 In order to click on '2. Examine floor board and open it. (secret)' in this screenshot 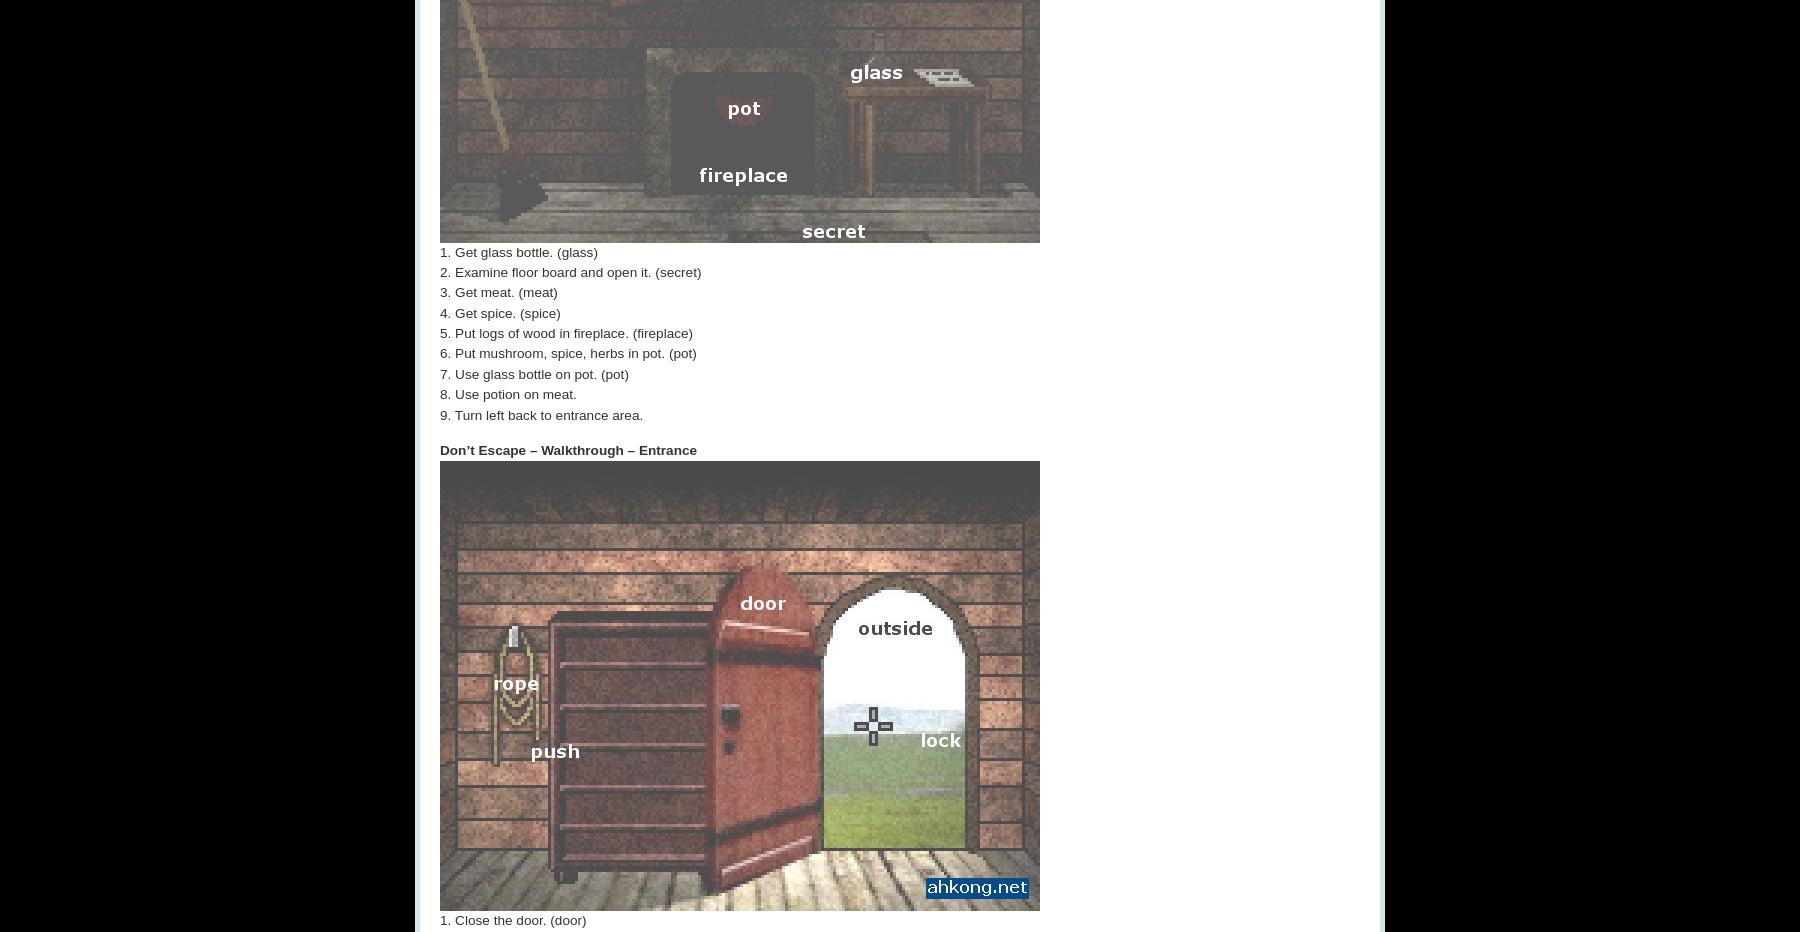, I will do `click(570, 270)`.